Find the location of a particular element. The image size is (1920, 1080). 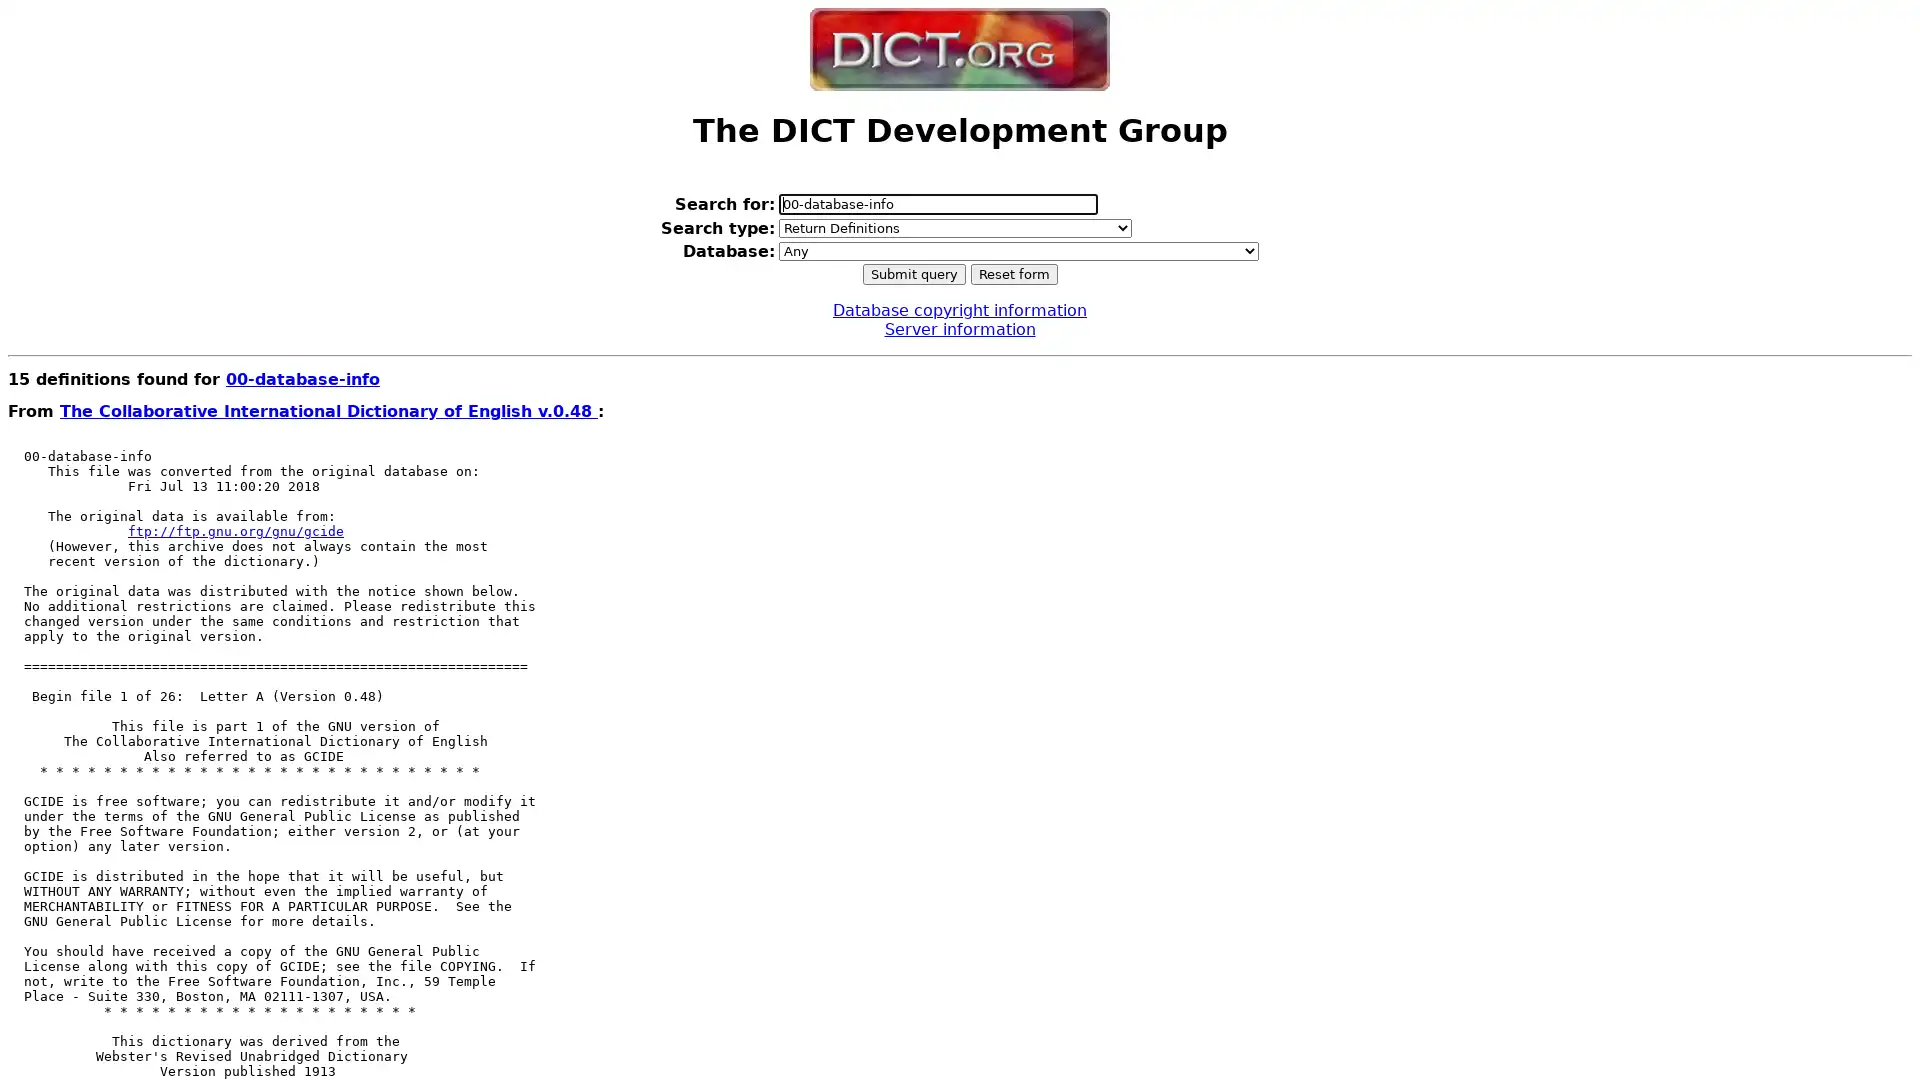

Submit query is located at coordinates (912, 273).